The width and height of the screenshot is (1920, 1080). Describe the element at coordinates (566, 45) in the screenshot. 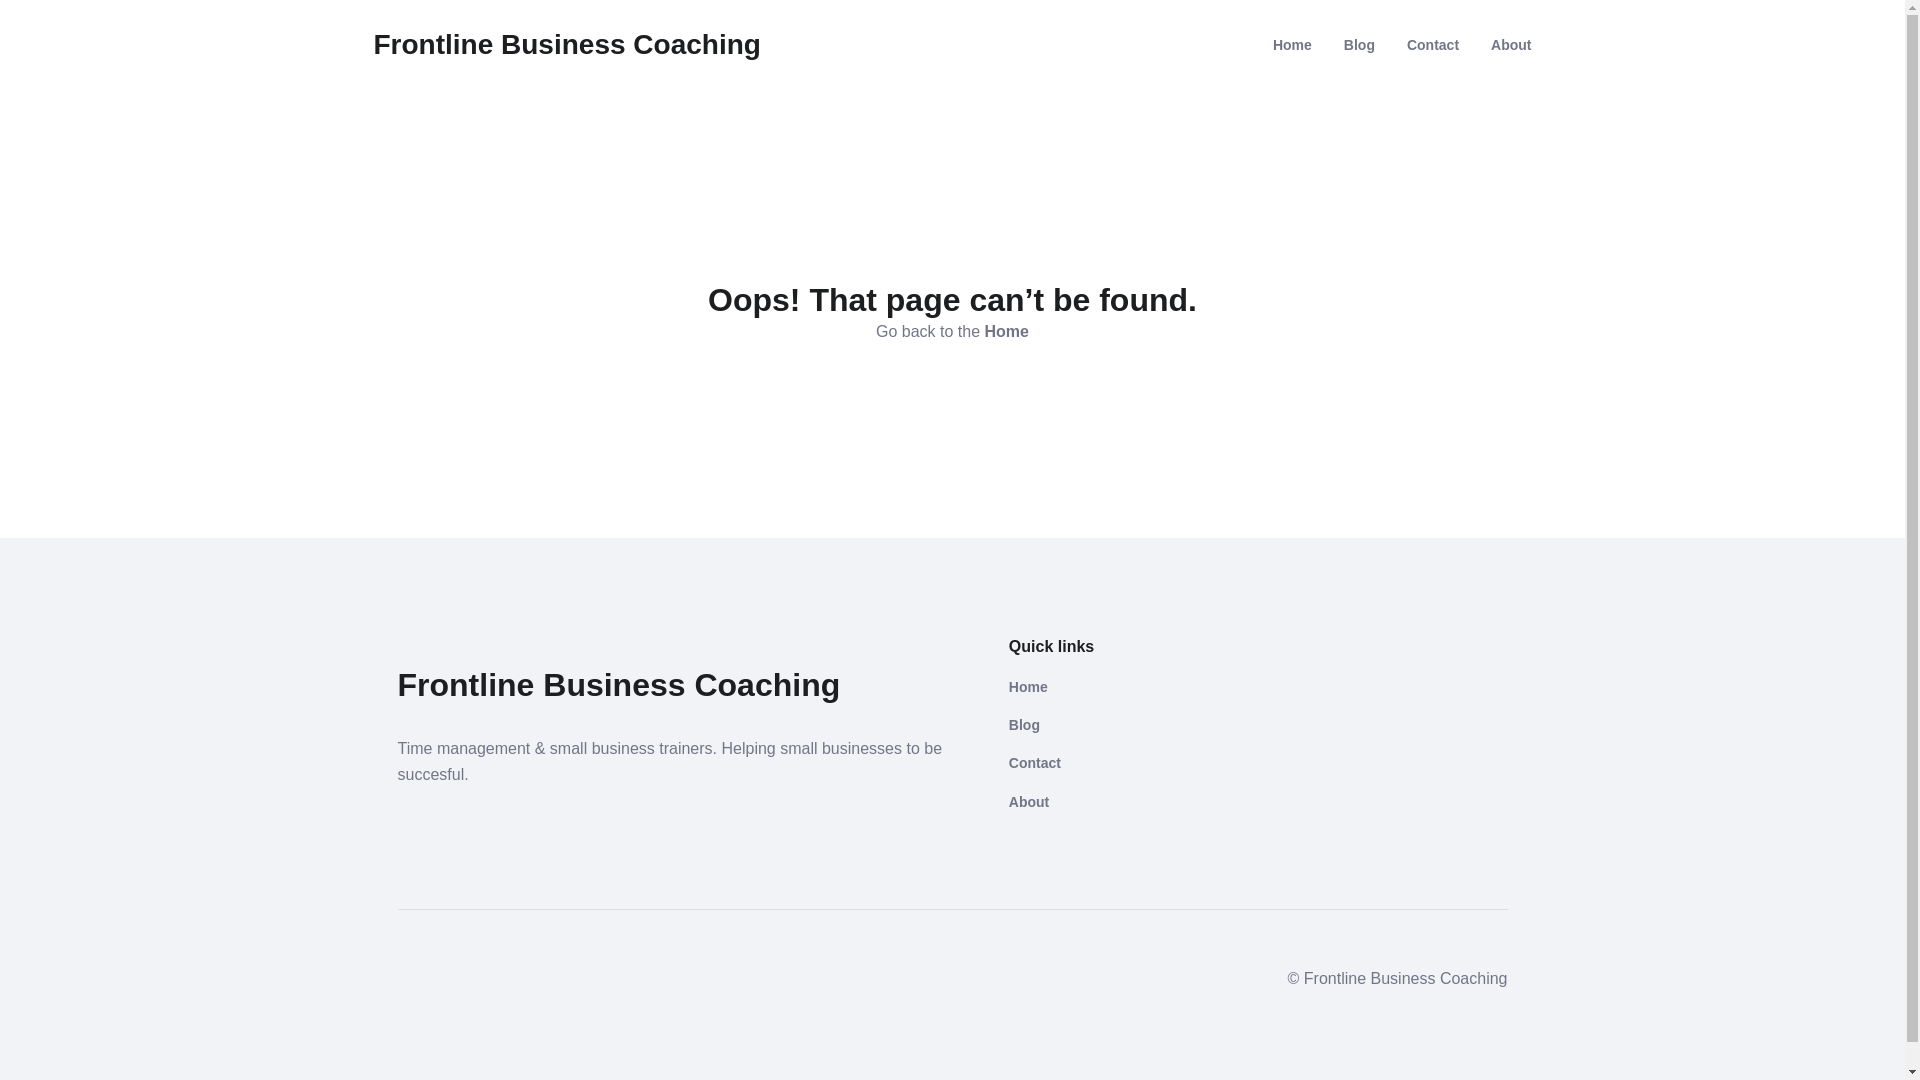

I see `'Frontline Business Coaching'` at that location.